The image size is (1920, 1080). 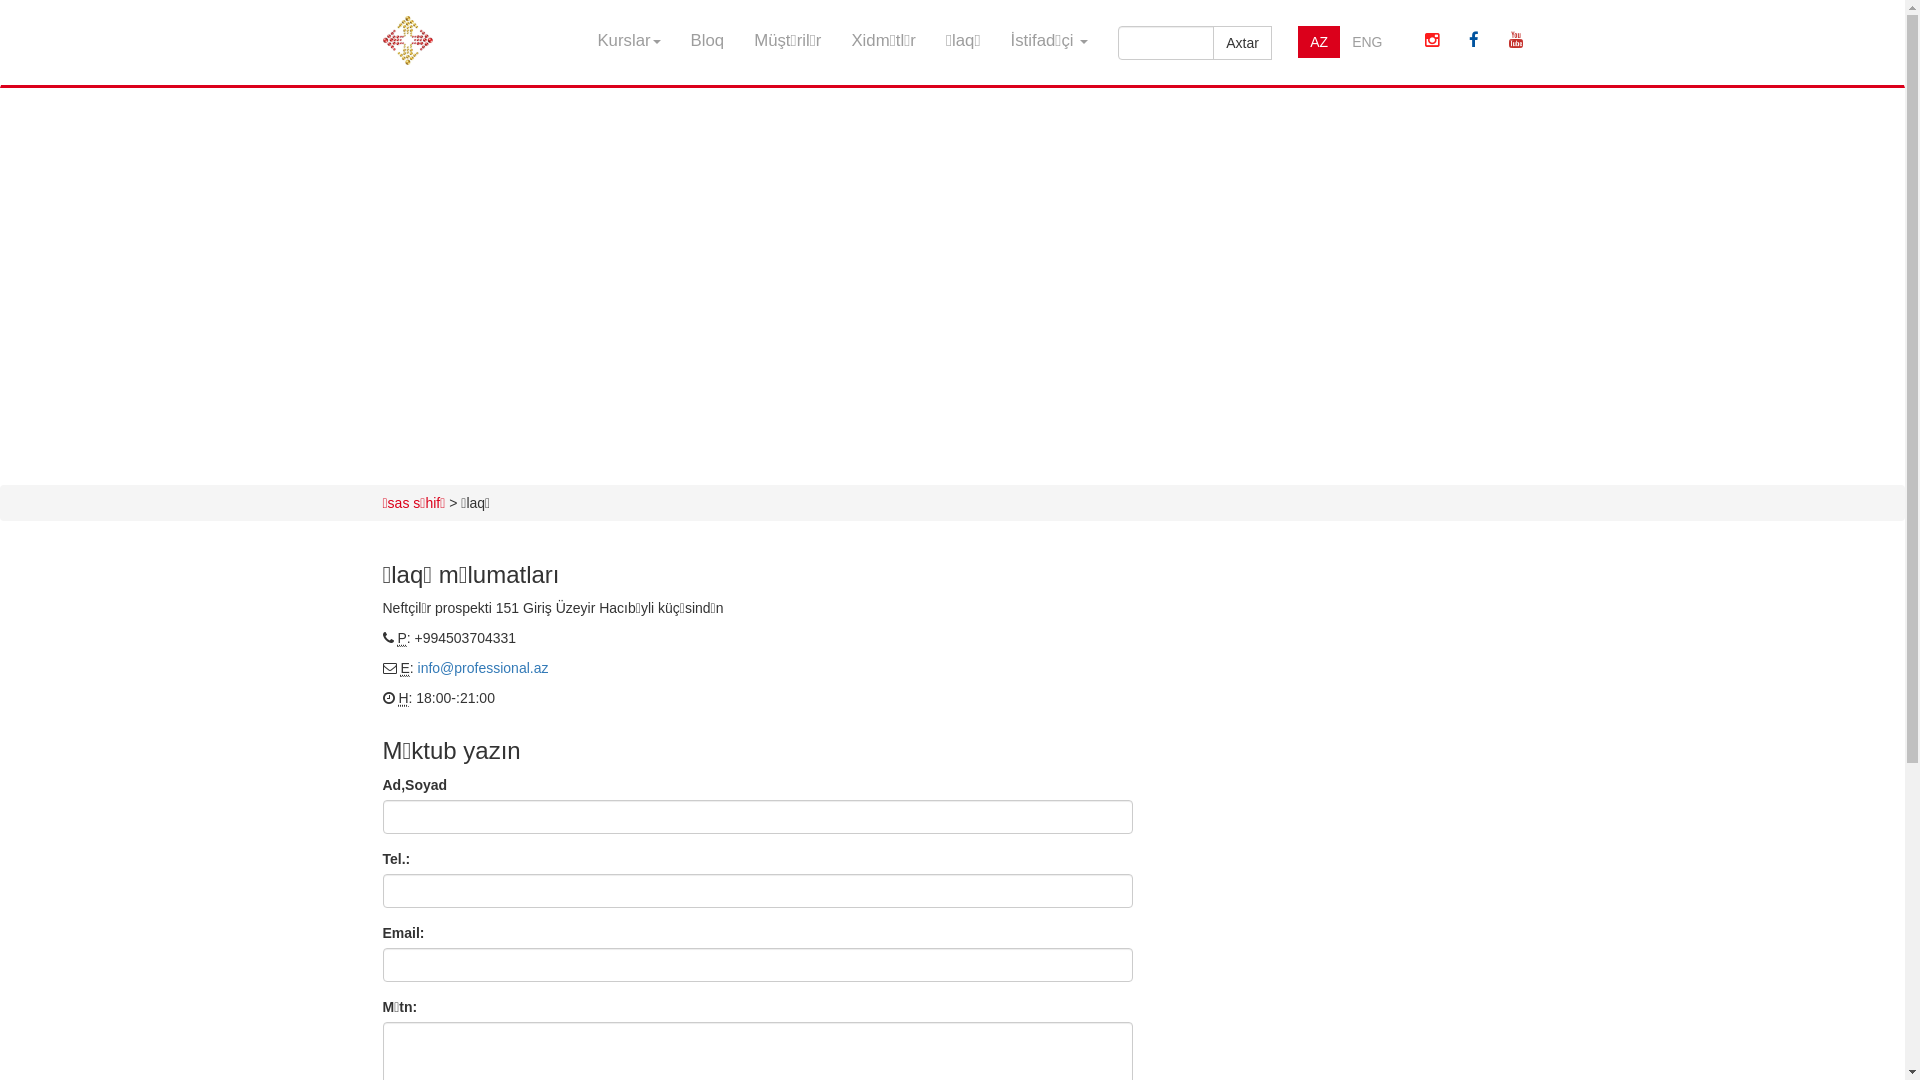 What do you see at coordinates (1366, 42) in the screenshot?
I see `'ENG'` at bounding box center [1366, 42].